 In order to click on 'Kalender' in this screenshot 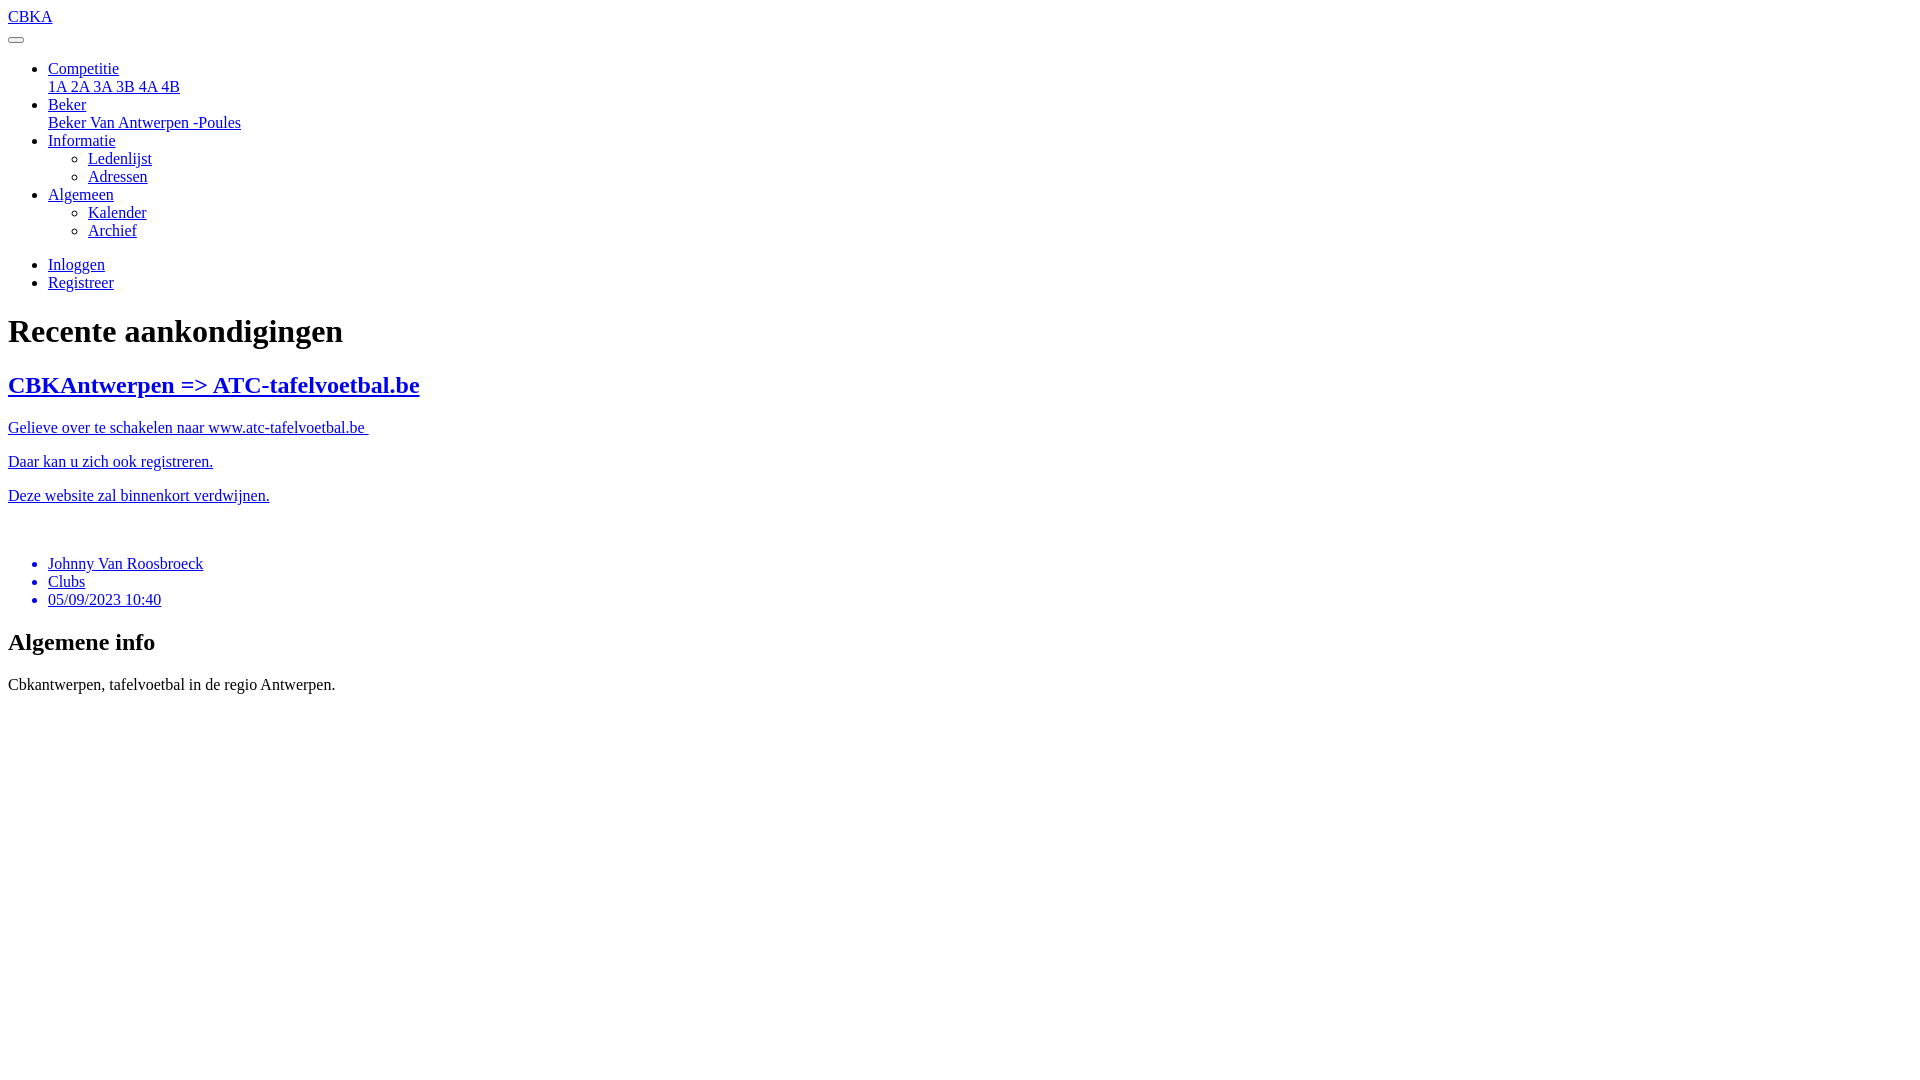, I will do `click(86, 212)`.